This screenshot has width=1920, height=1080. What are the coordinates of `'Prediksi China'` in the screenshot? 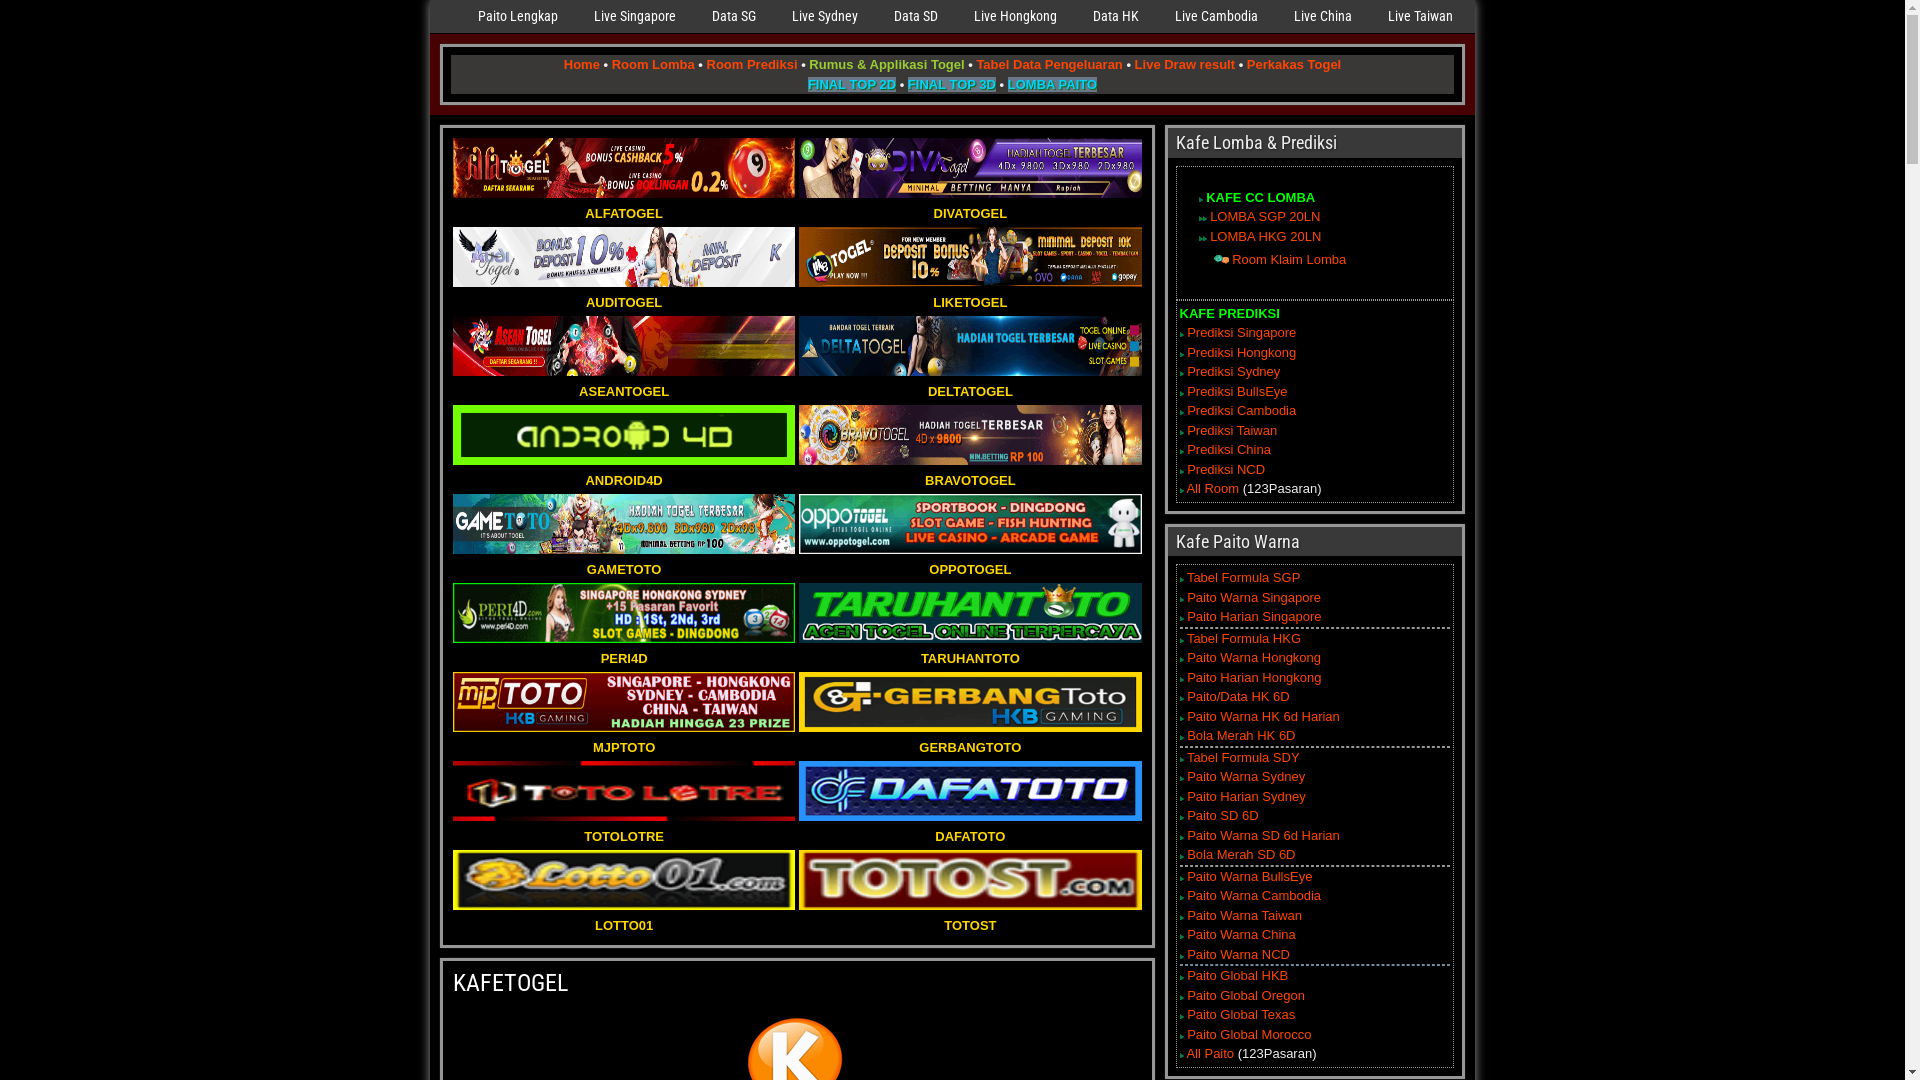 It's located at (1186, 448).